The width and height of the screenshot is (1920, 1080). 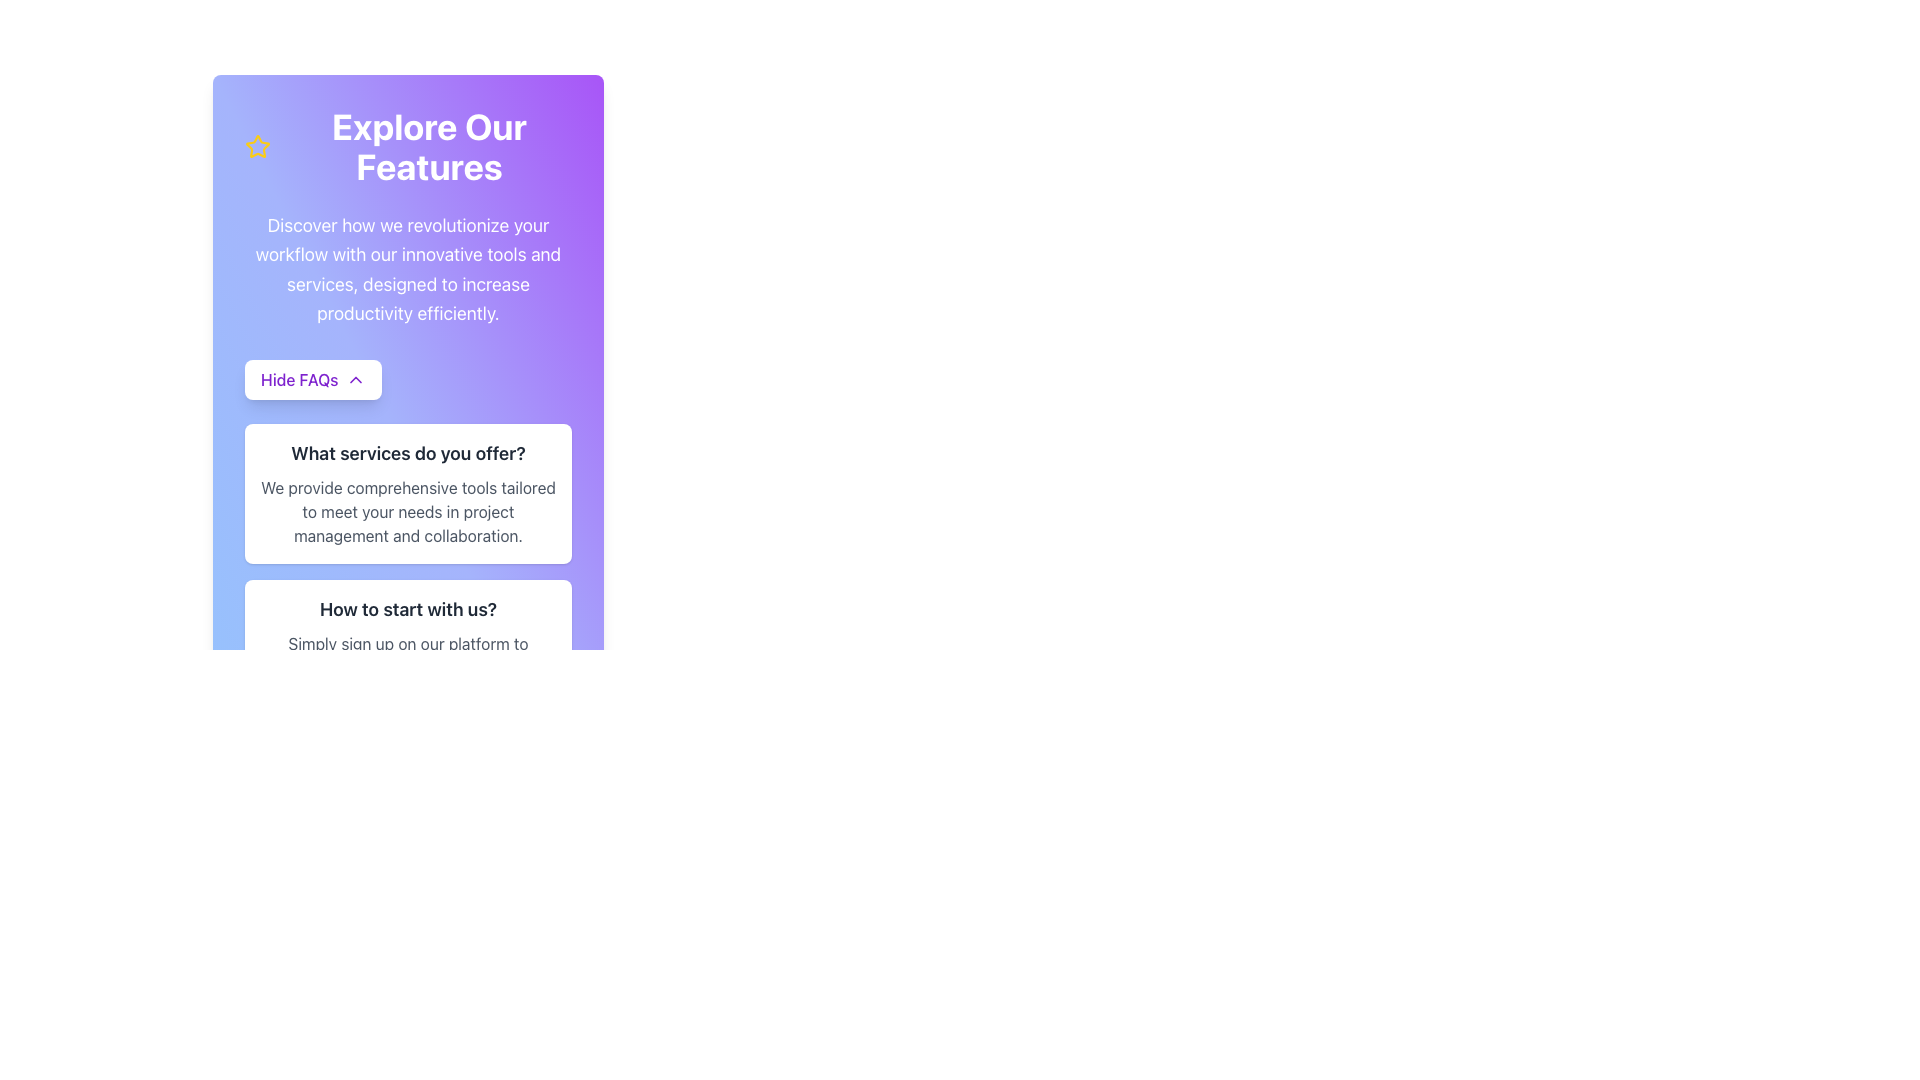 I want to click on information displayed in the Text Content Block titled 'What services do you offer?' which contains a brief description of their services, so click(x=407, y=540).